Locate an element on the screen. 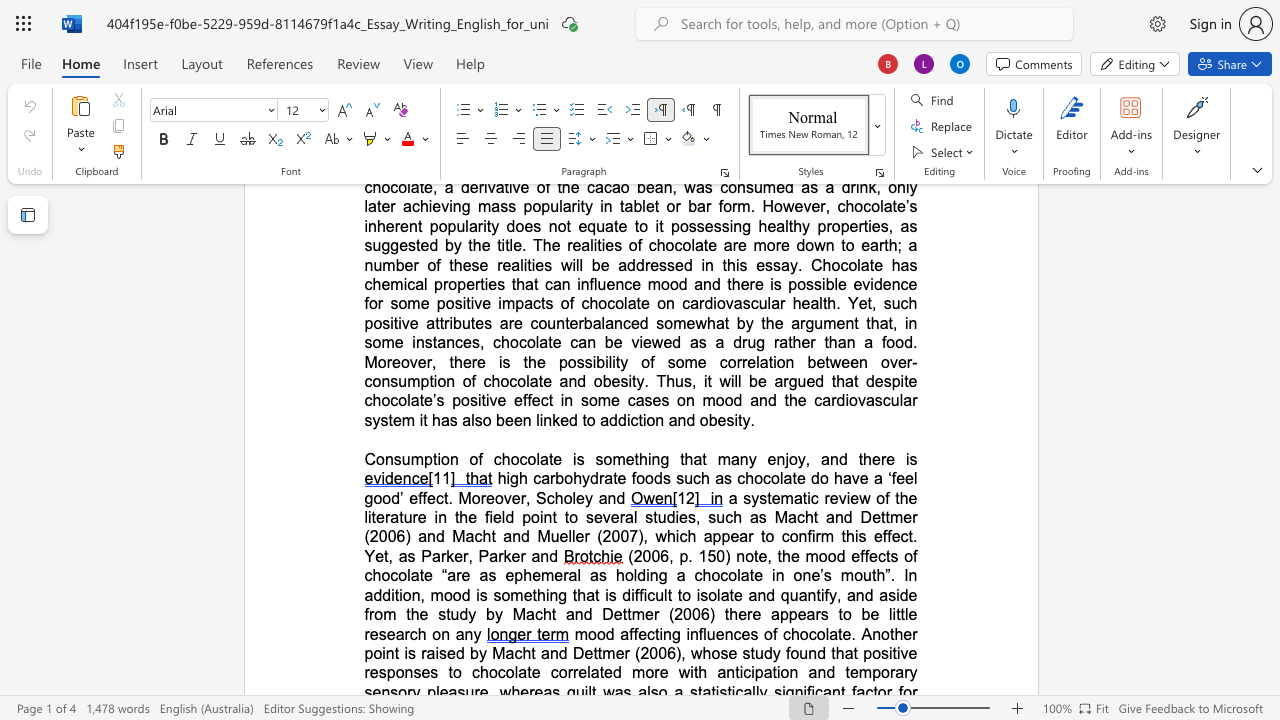 This screenshot has height=720, width=1280. the space between the continuous character "u" and "m" in the text is located at coordinates (410, 459).